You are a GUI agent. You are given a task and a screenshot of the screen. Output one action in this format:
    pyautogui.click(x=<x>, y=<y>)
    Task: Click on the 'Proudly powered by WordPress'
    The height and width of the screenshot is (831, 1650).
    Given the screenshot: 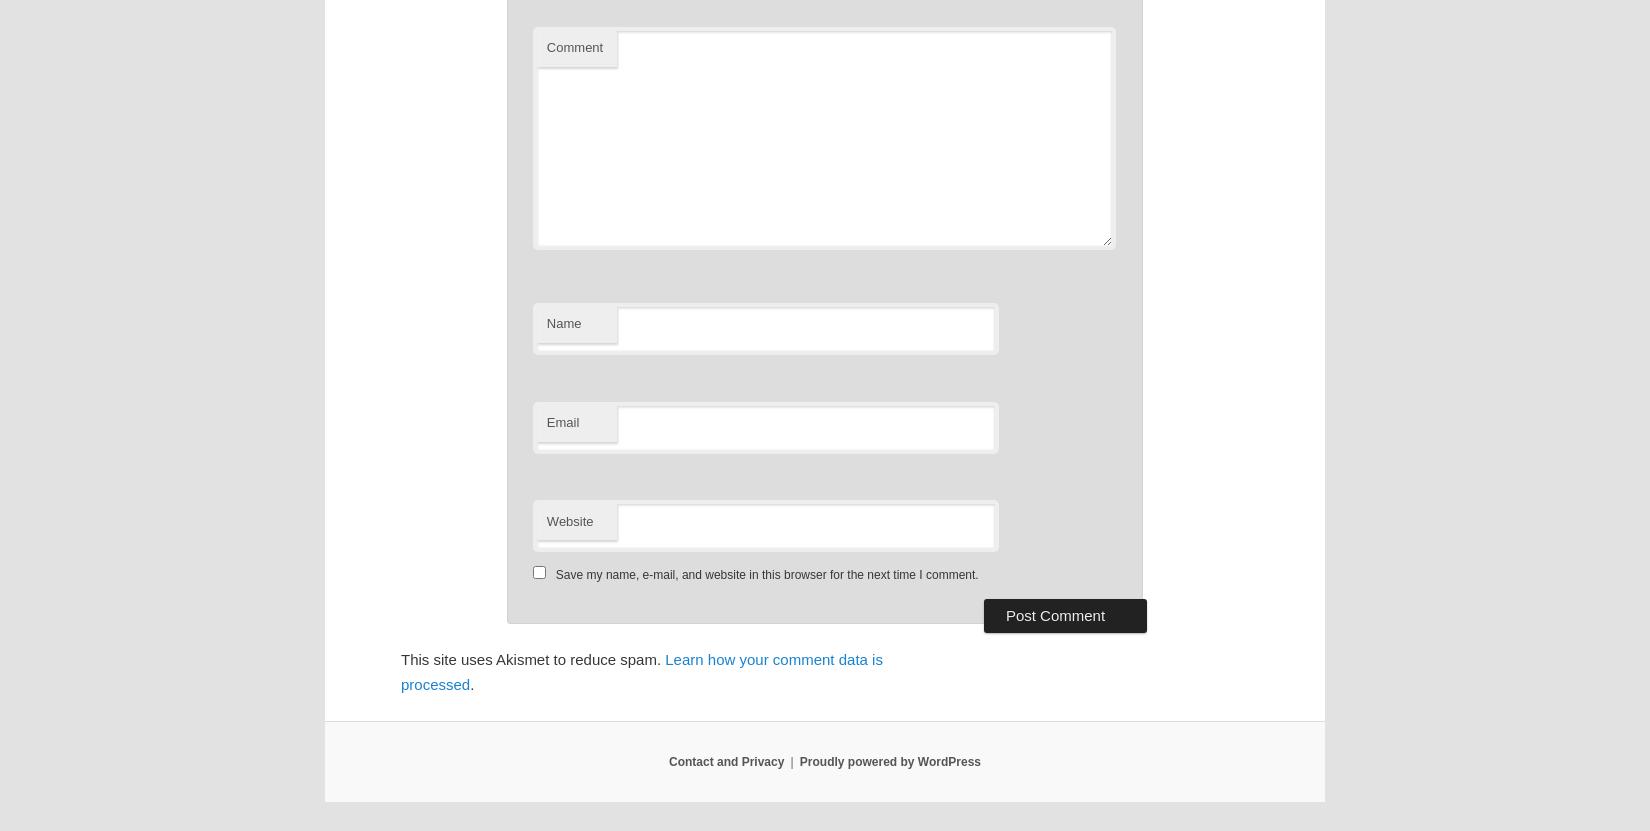 What is the action you would take?
    pyautogui.click(x=797, y=761)
    